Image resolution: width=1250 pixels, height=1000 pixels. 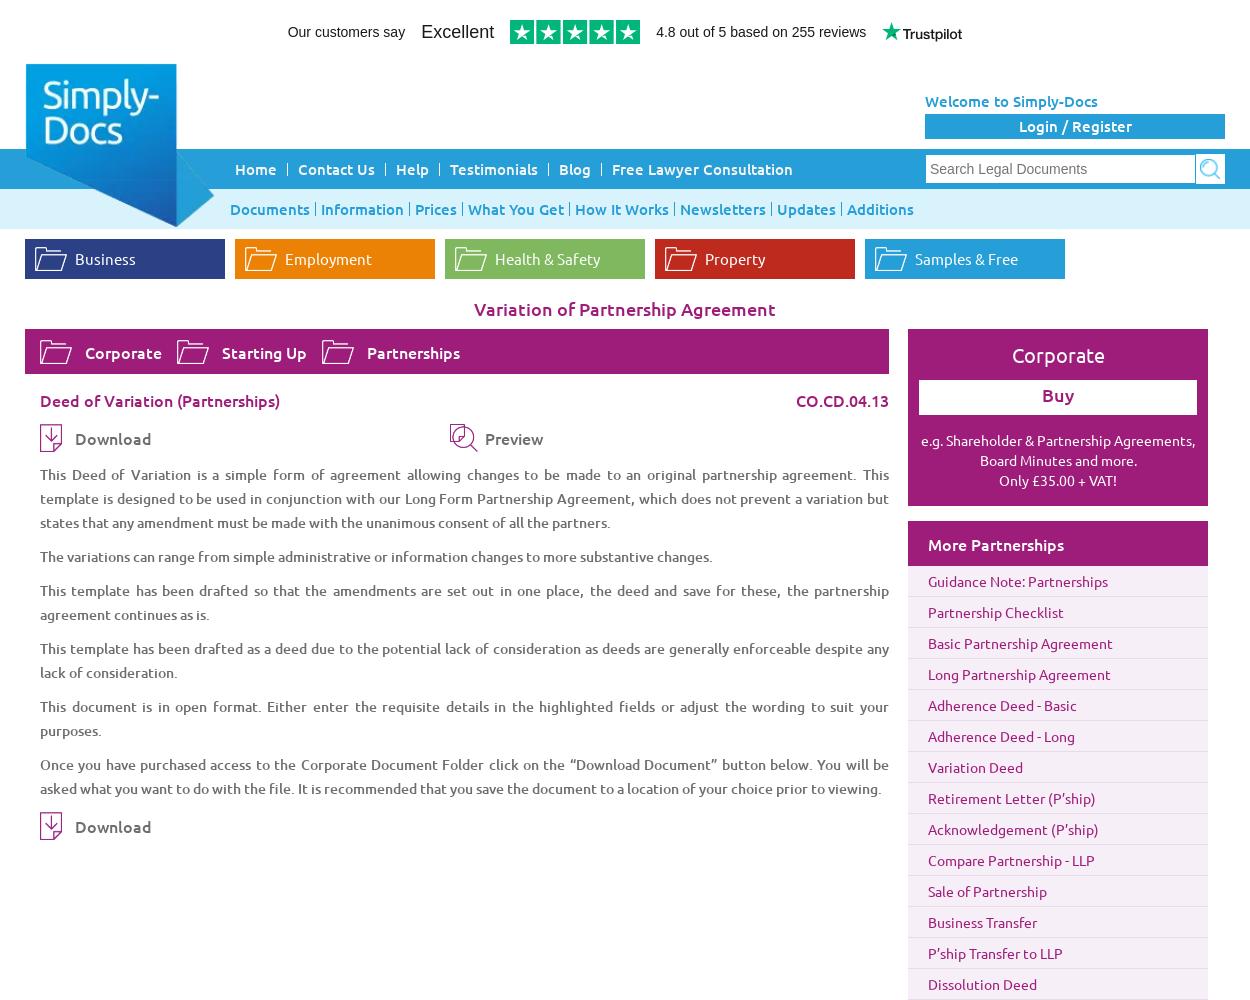 I want to click on 'Basic Partnership Agreement', so click(x=927, y=643).